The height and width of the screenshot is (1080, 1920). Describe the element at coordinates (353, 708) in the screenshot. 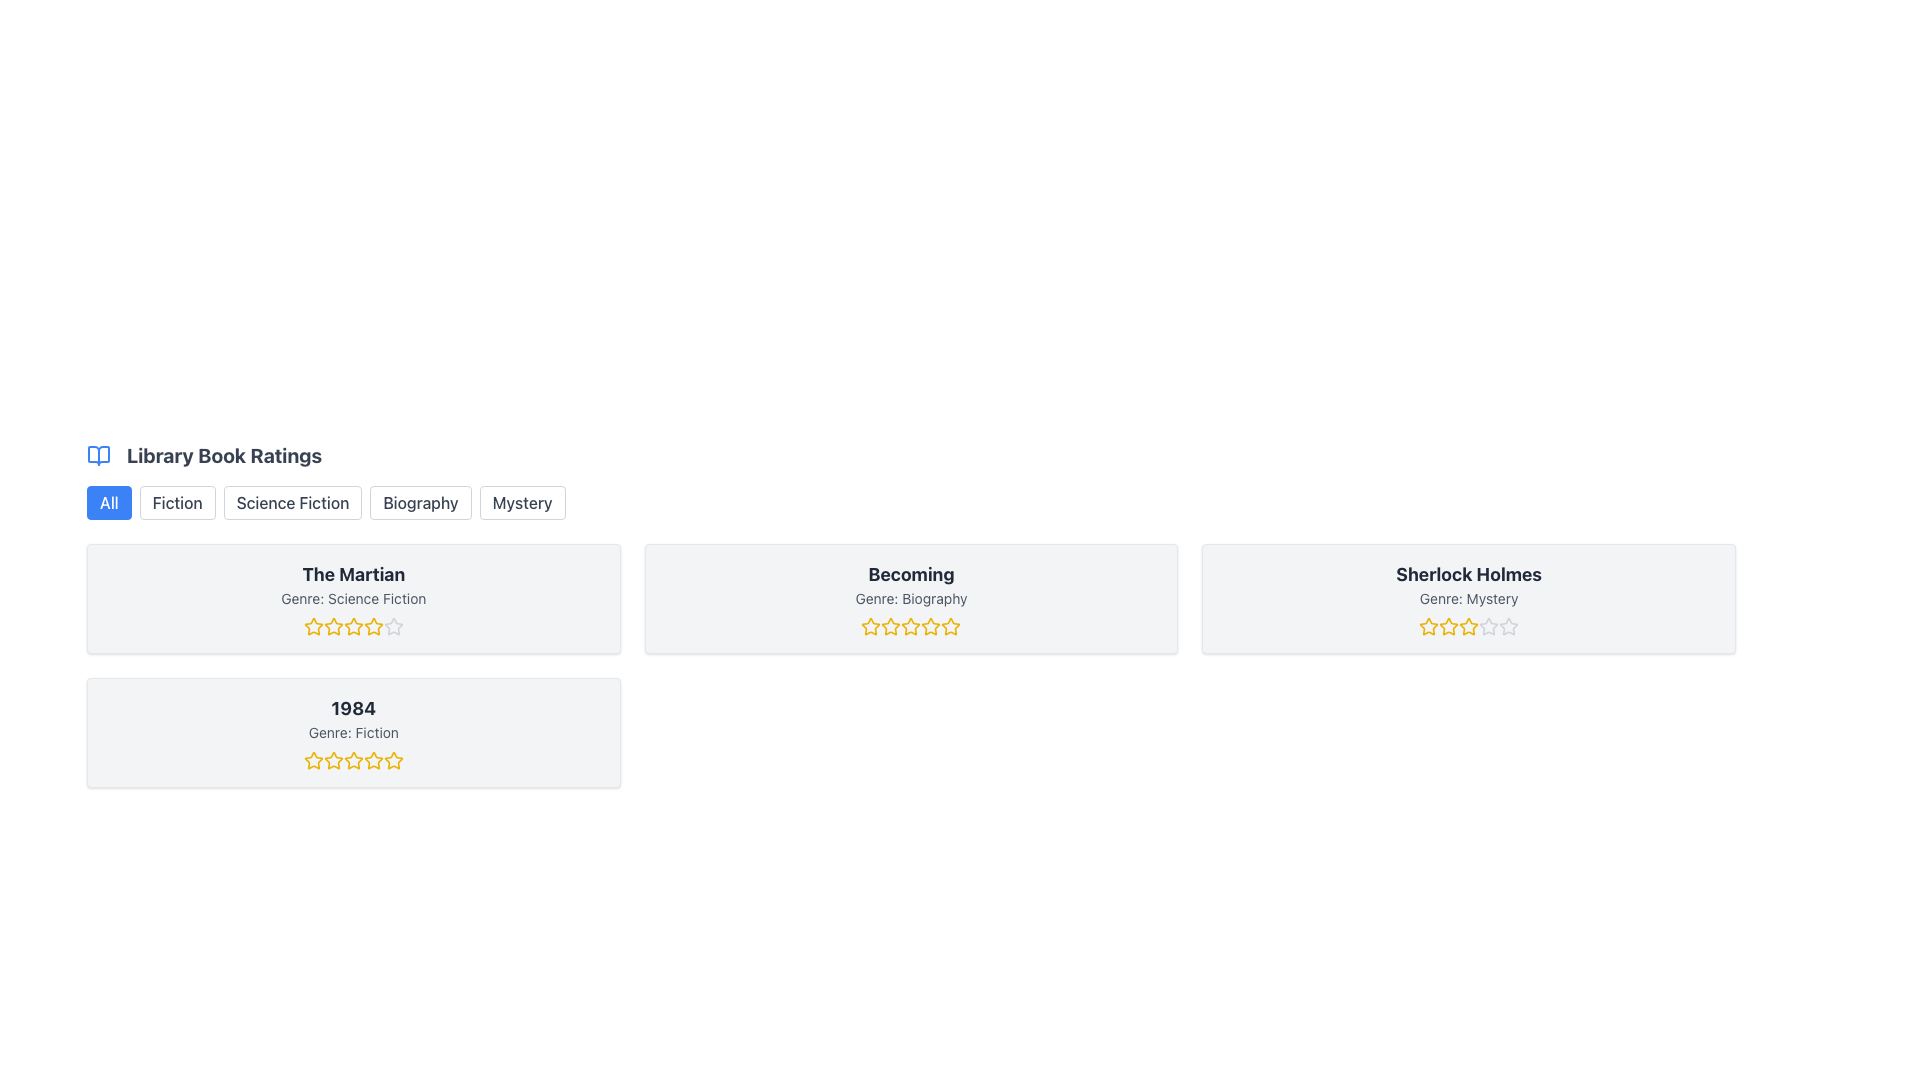

I see `the text label for the book titled '1984'` at that location.